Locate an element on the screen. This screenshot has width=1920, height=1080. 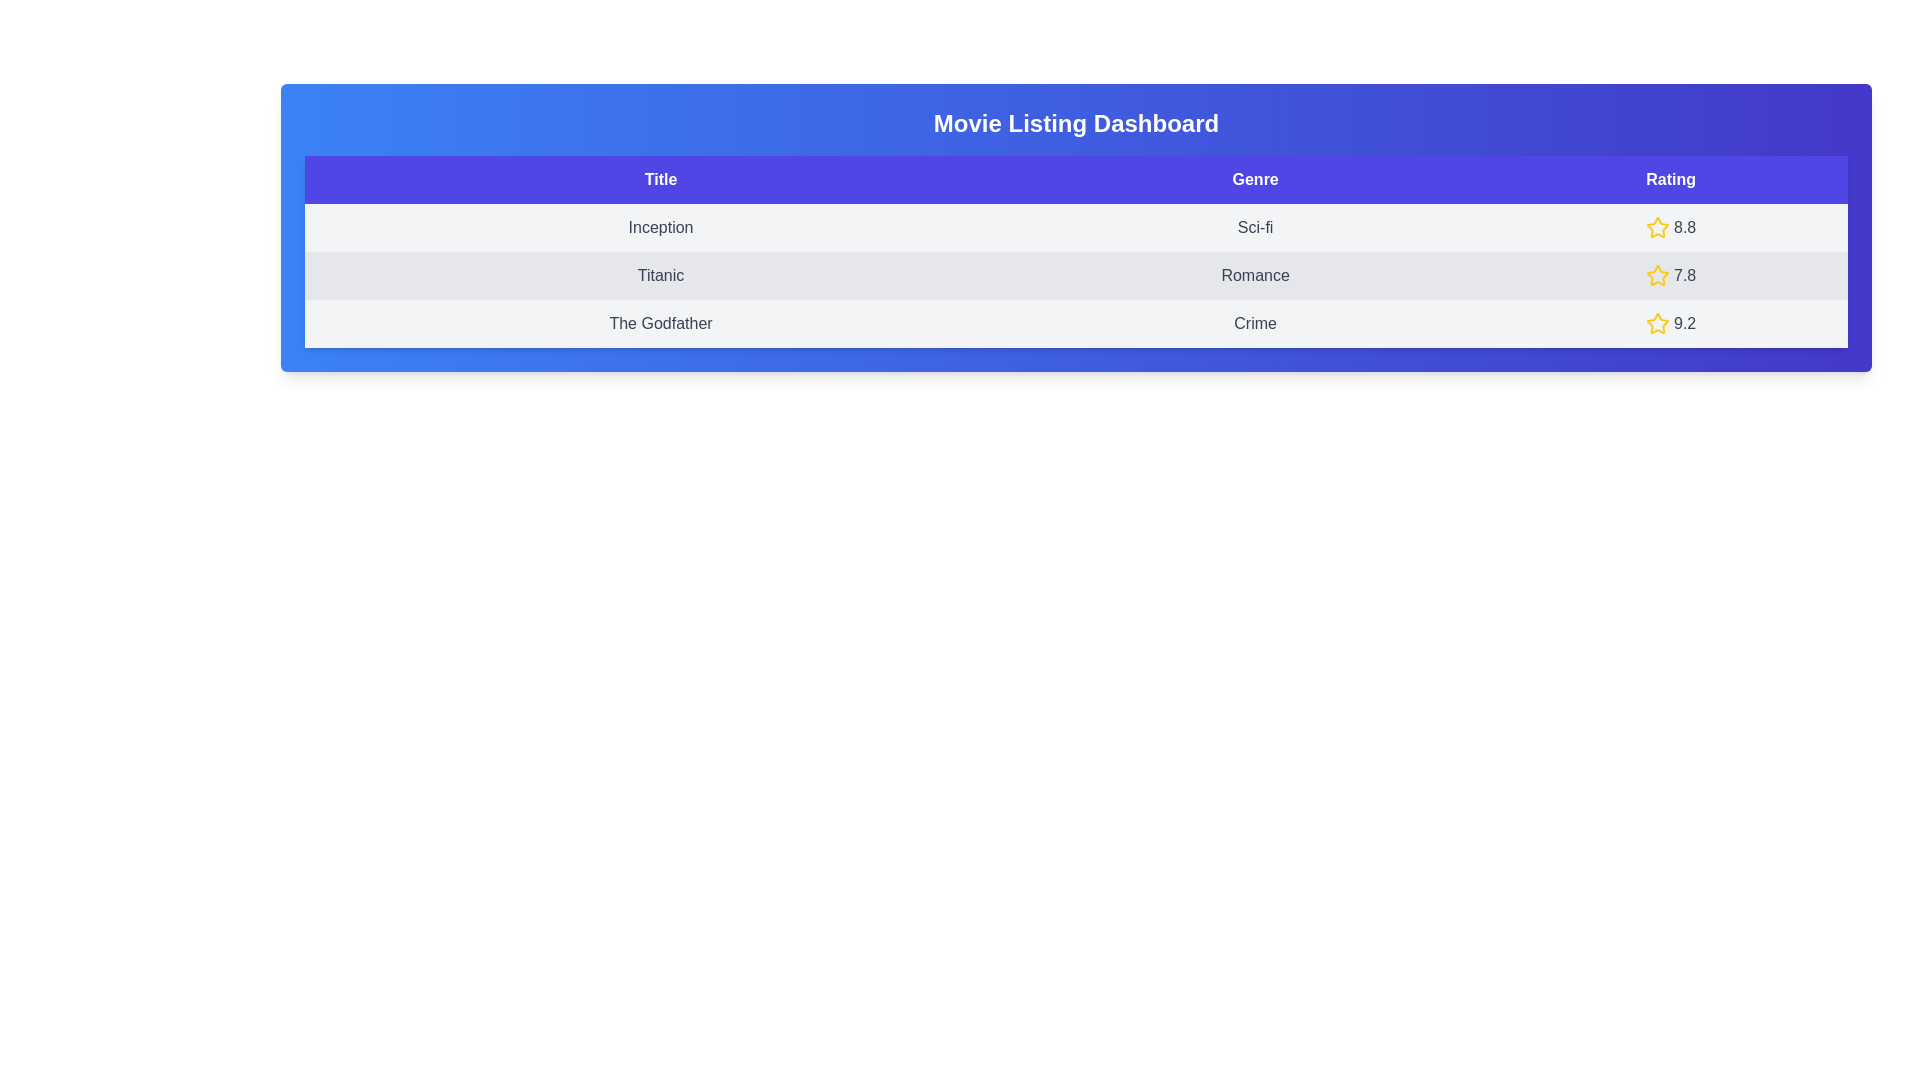
rating value displayed for the movie 'Titanic', which is located in the third column under the 'Rating' header in the second row of the table is located at coordinates (1671, 276).